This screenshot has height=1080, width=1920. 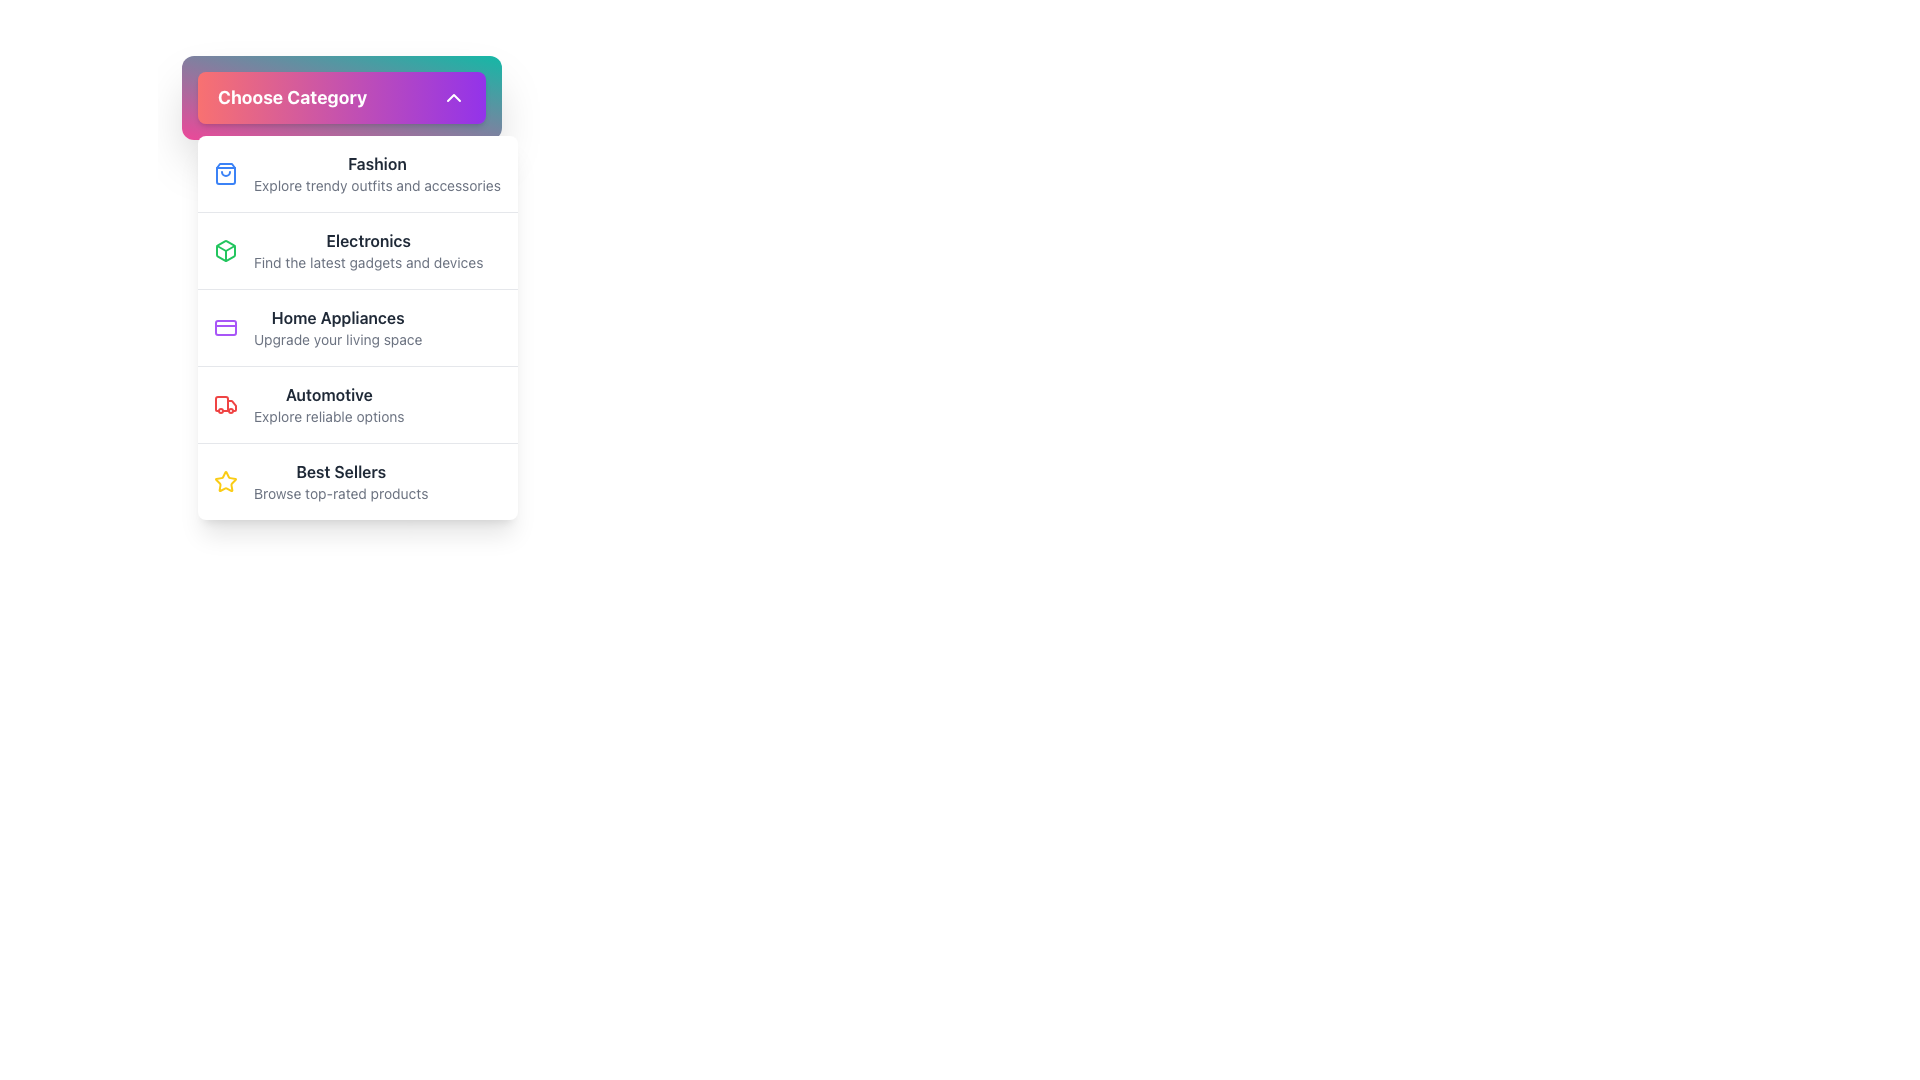 What do you see at coordinates (341, 471) in the screenshot?
I see `the 'Best Sellers' text label located in the dropdown menu under the 'Automotive' section` at bounding box center [341, 471].